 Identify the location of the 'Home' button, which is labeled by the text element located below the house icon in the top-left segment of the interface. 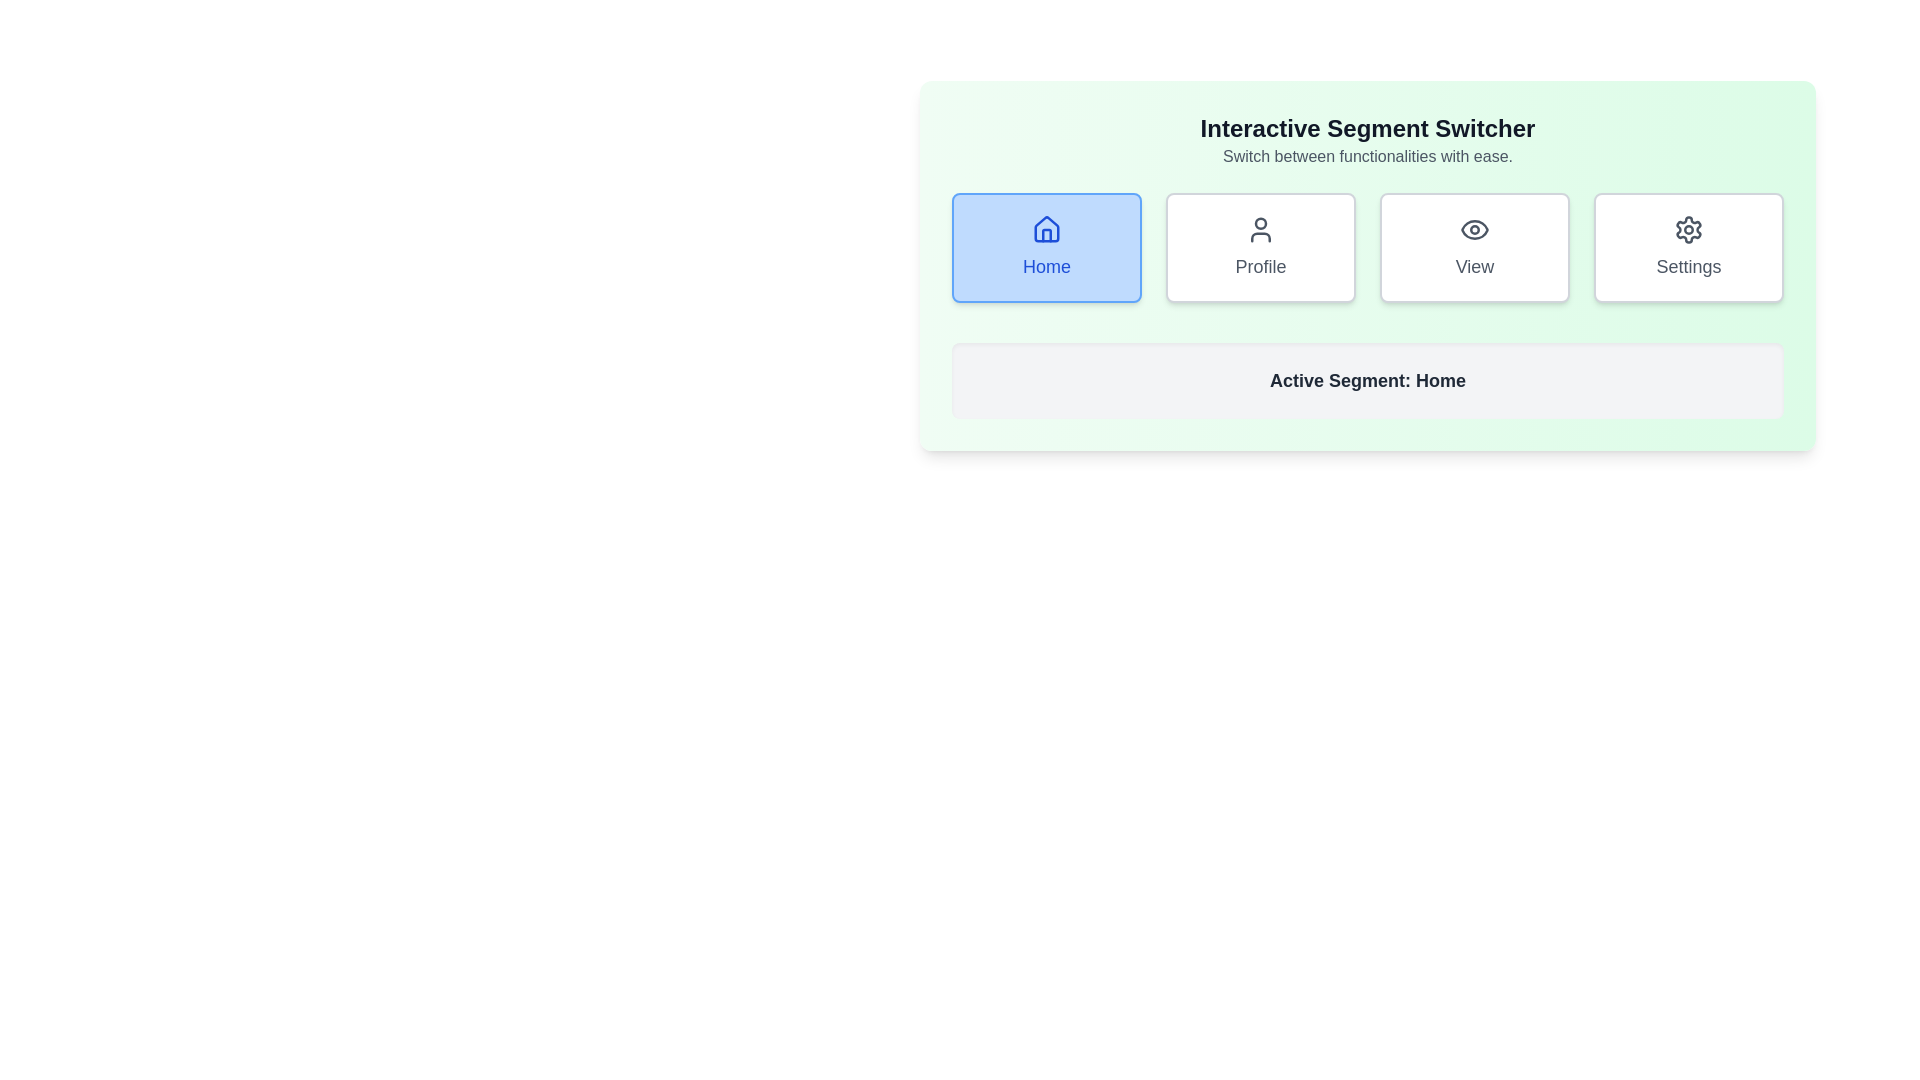
(1045, 265).